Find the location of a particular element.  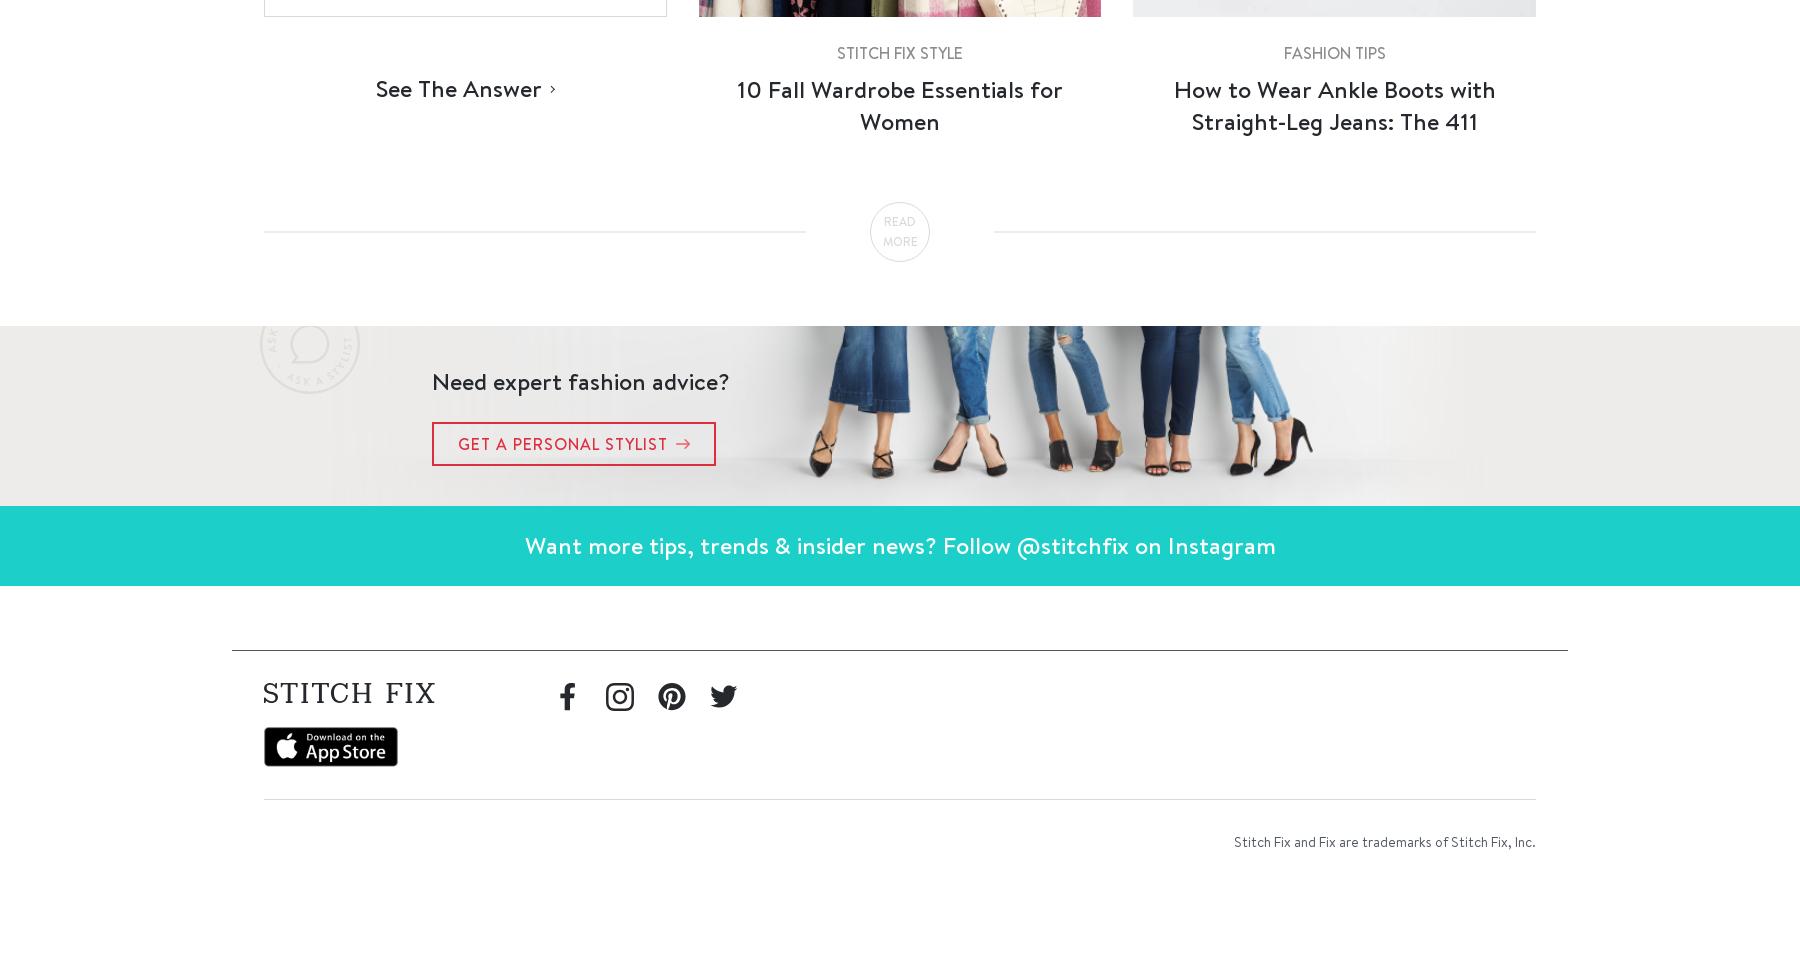

'Get a personal stylist' is located at coordinates (562, 442).